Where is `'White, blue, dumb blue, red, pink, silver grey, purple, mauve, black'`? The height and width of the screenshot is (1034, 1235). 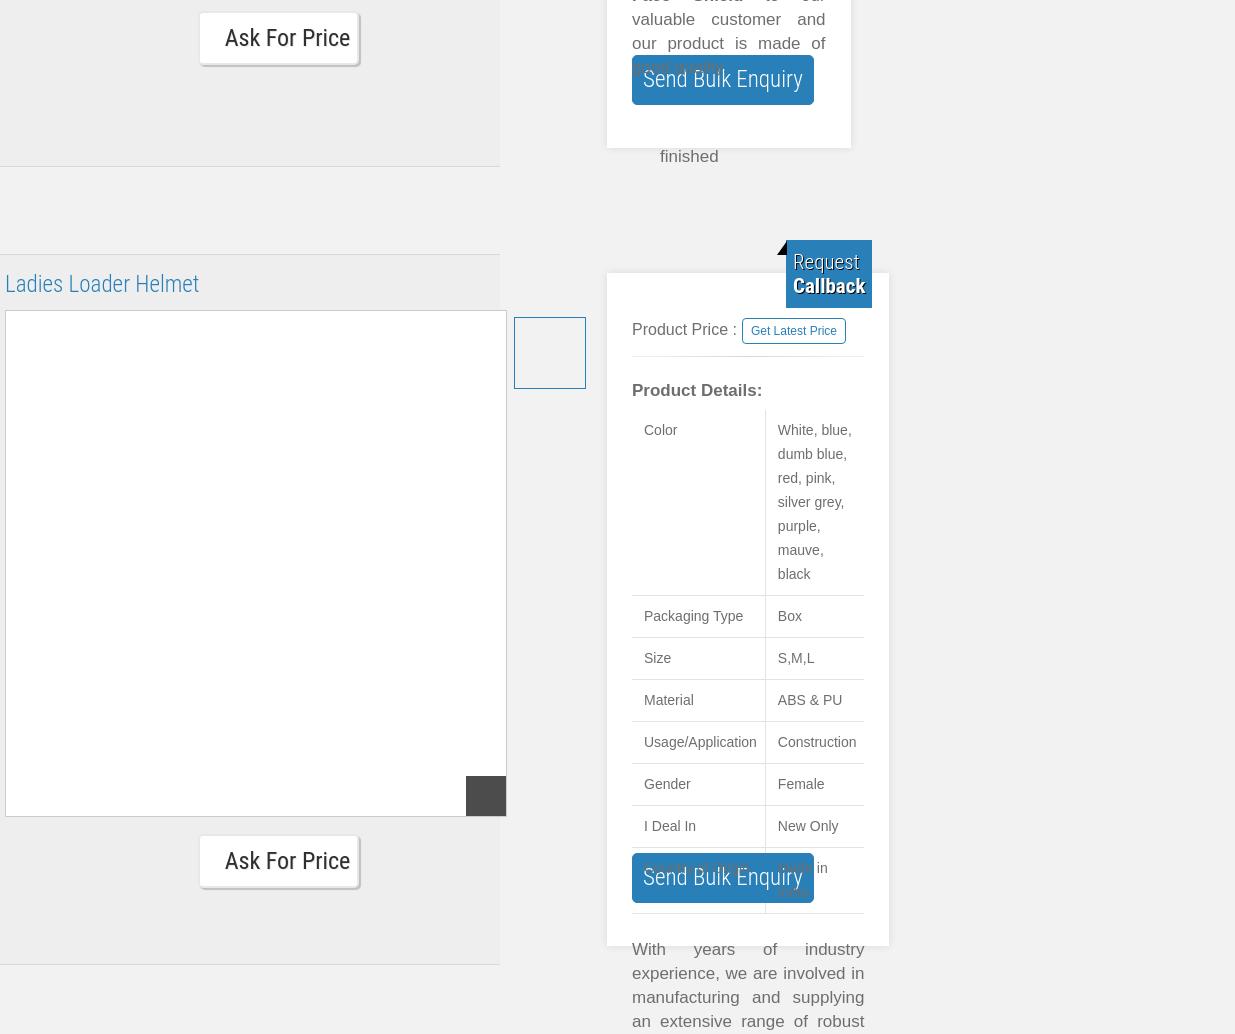 'White, blue, dumb blue, red, pink, silver grey, purple, mauve, black' is located at coordinates (813, 501).